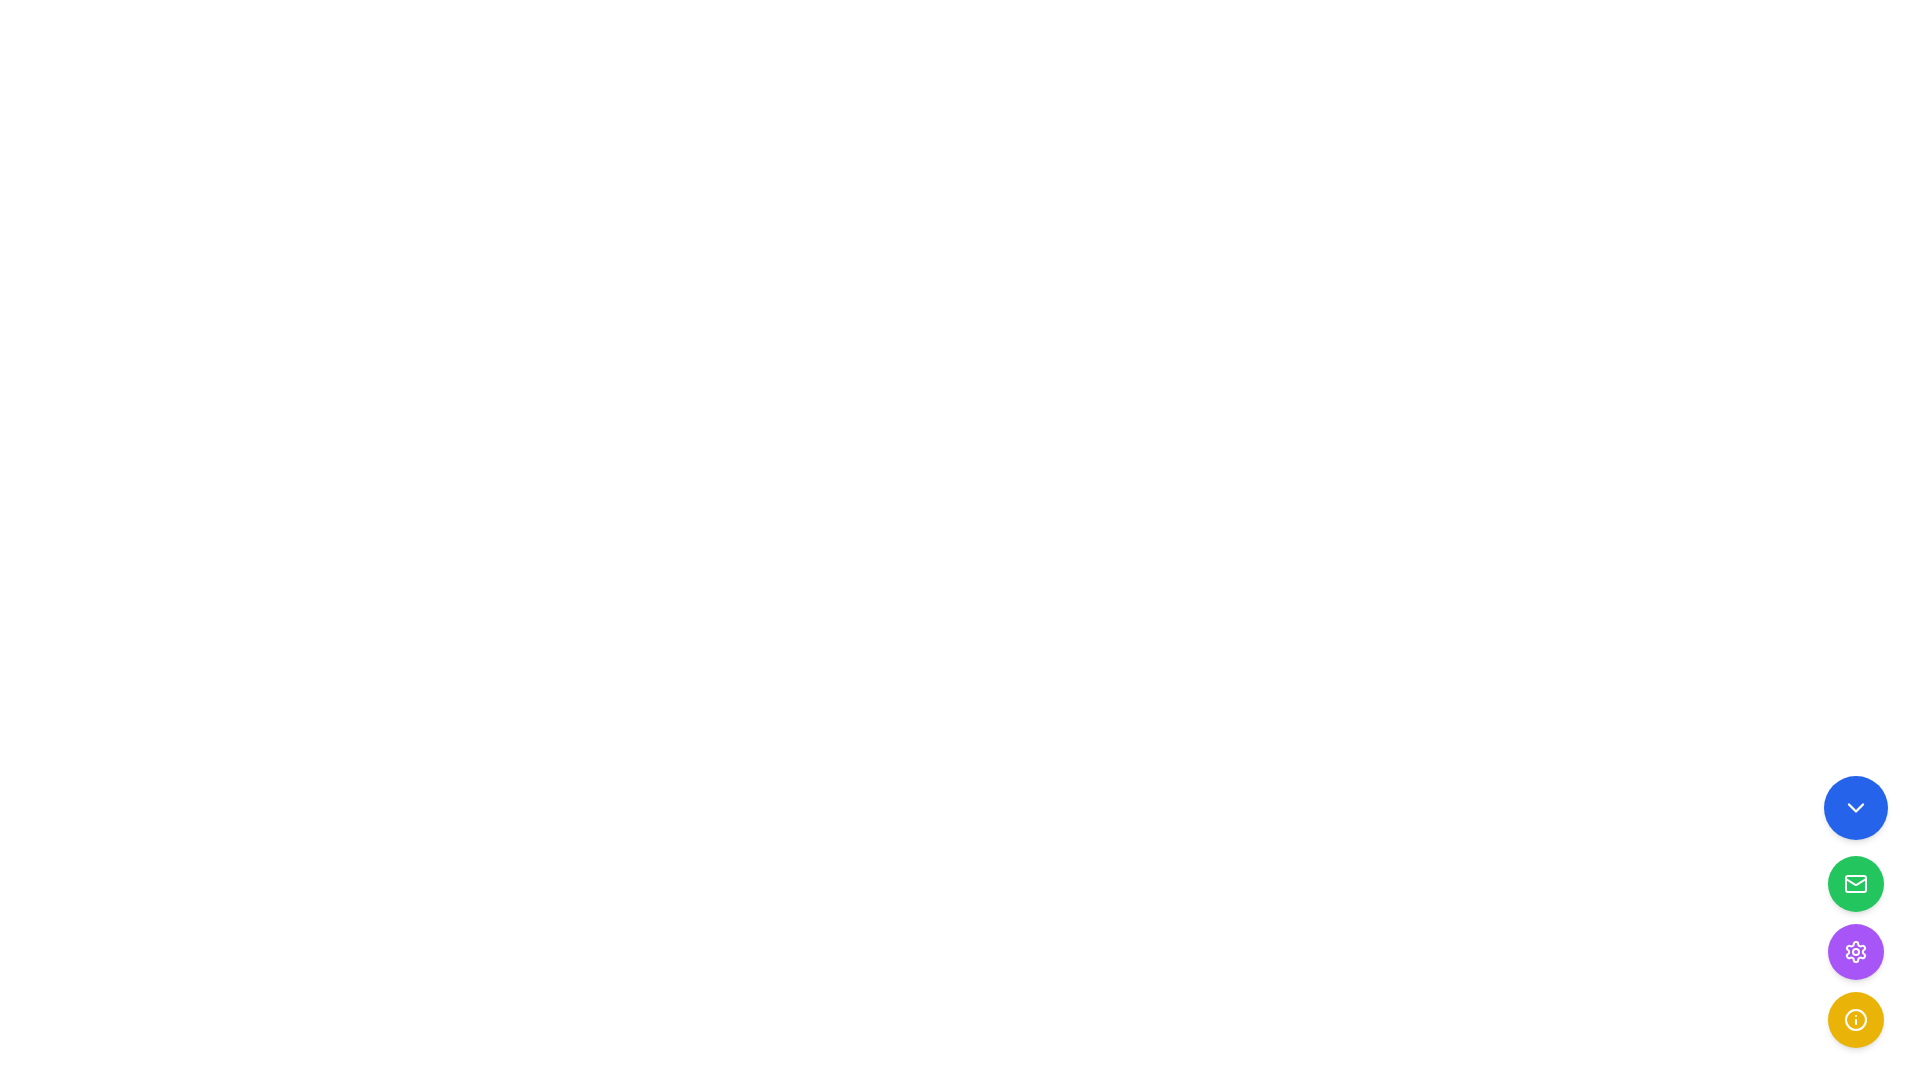  I want to click on the configuration gear icon located towards the bottom-right corner of the interface, so click(1855, 951).